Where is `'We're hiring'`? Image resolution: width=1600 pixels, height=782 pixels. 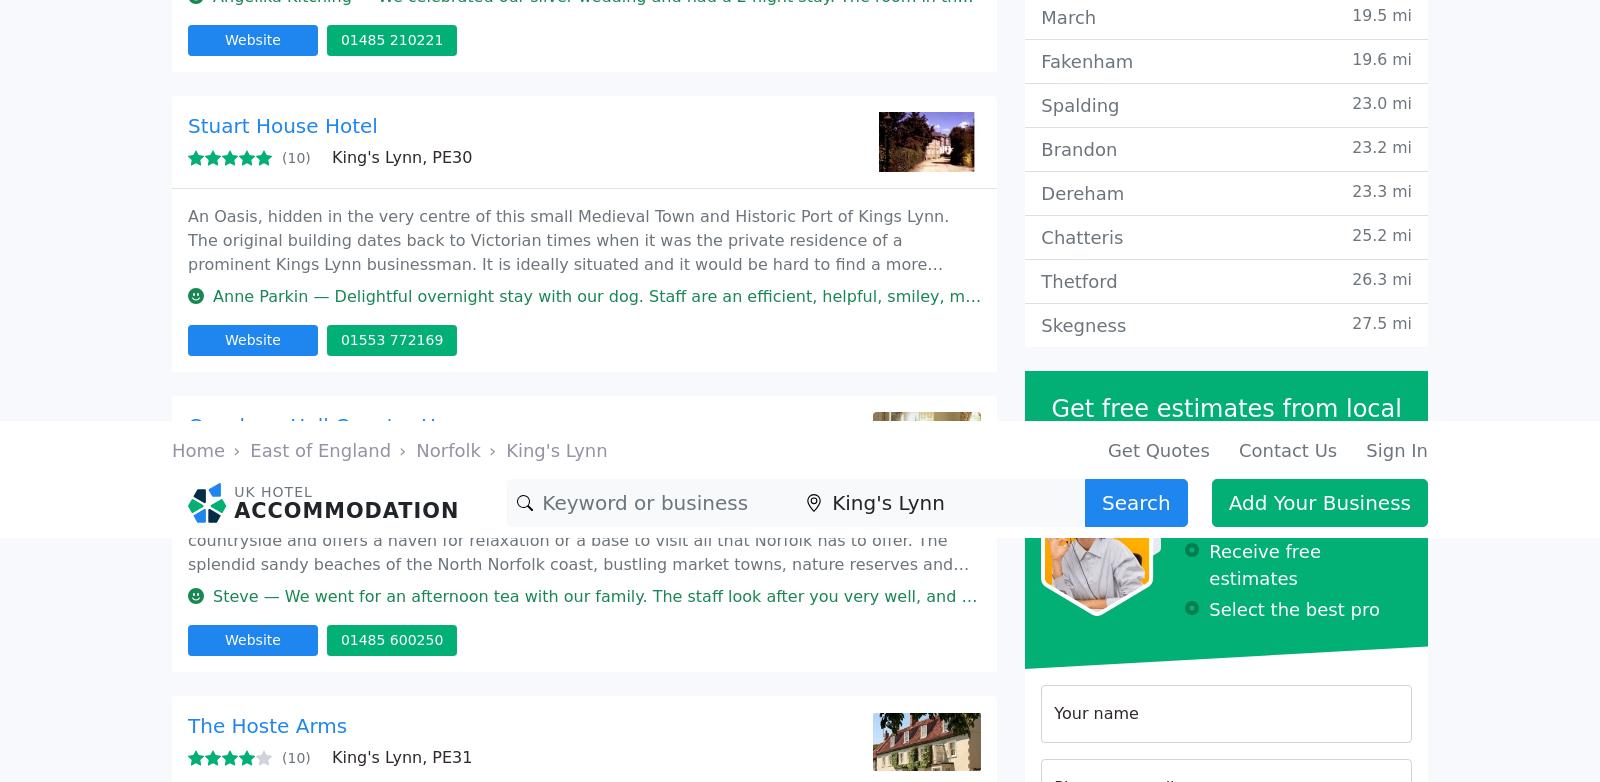 'We're hiring' is located at coordinates (865, 240).